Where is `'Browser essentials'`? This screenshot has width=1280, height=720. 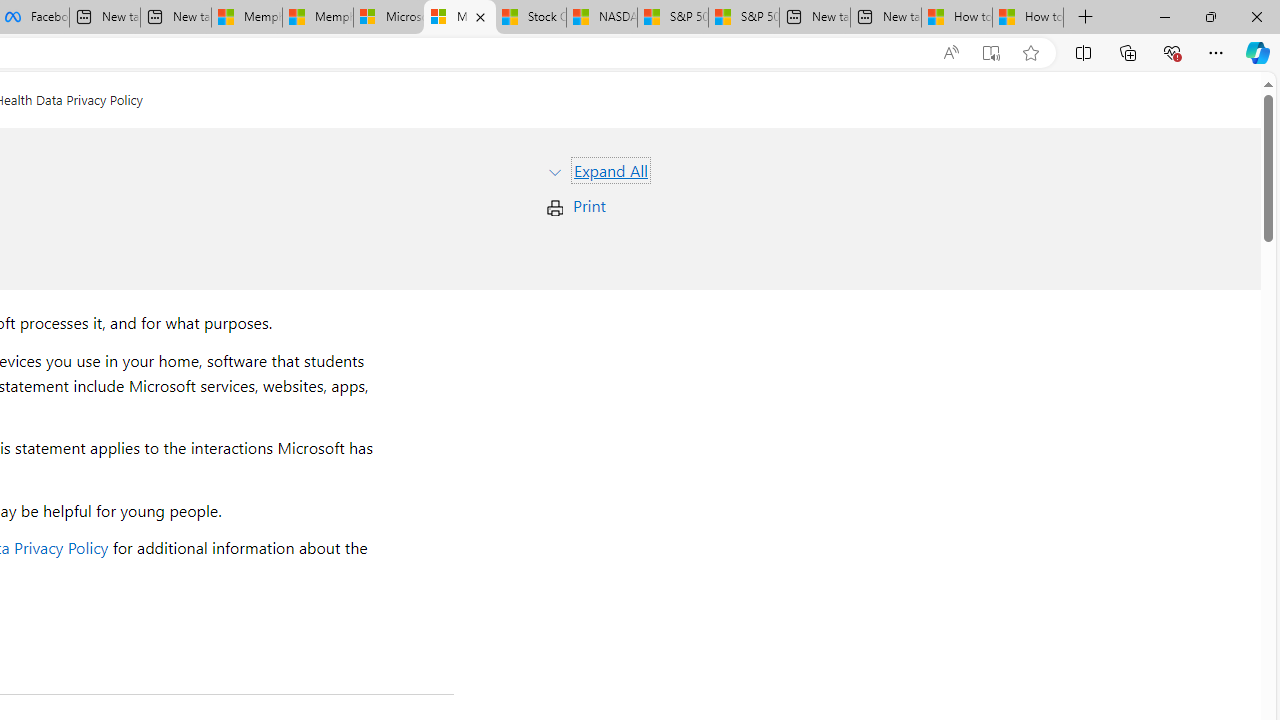
'Browser essentials' is located at coordinates (1171, 51).